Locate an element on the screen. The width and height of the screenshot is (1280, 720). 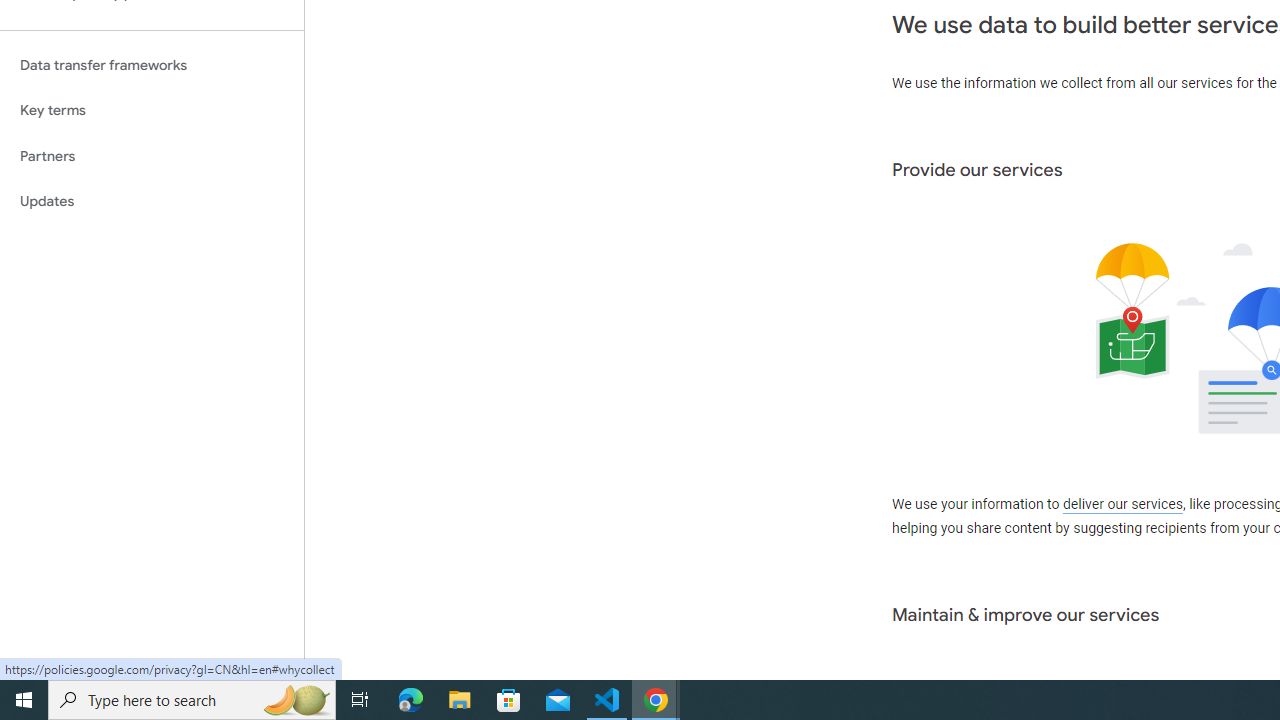
'Partners' is located at coordinates (151, 155).